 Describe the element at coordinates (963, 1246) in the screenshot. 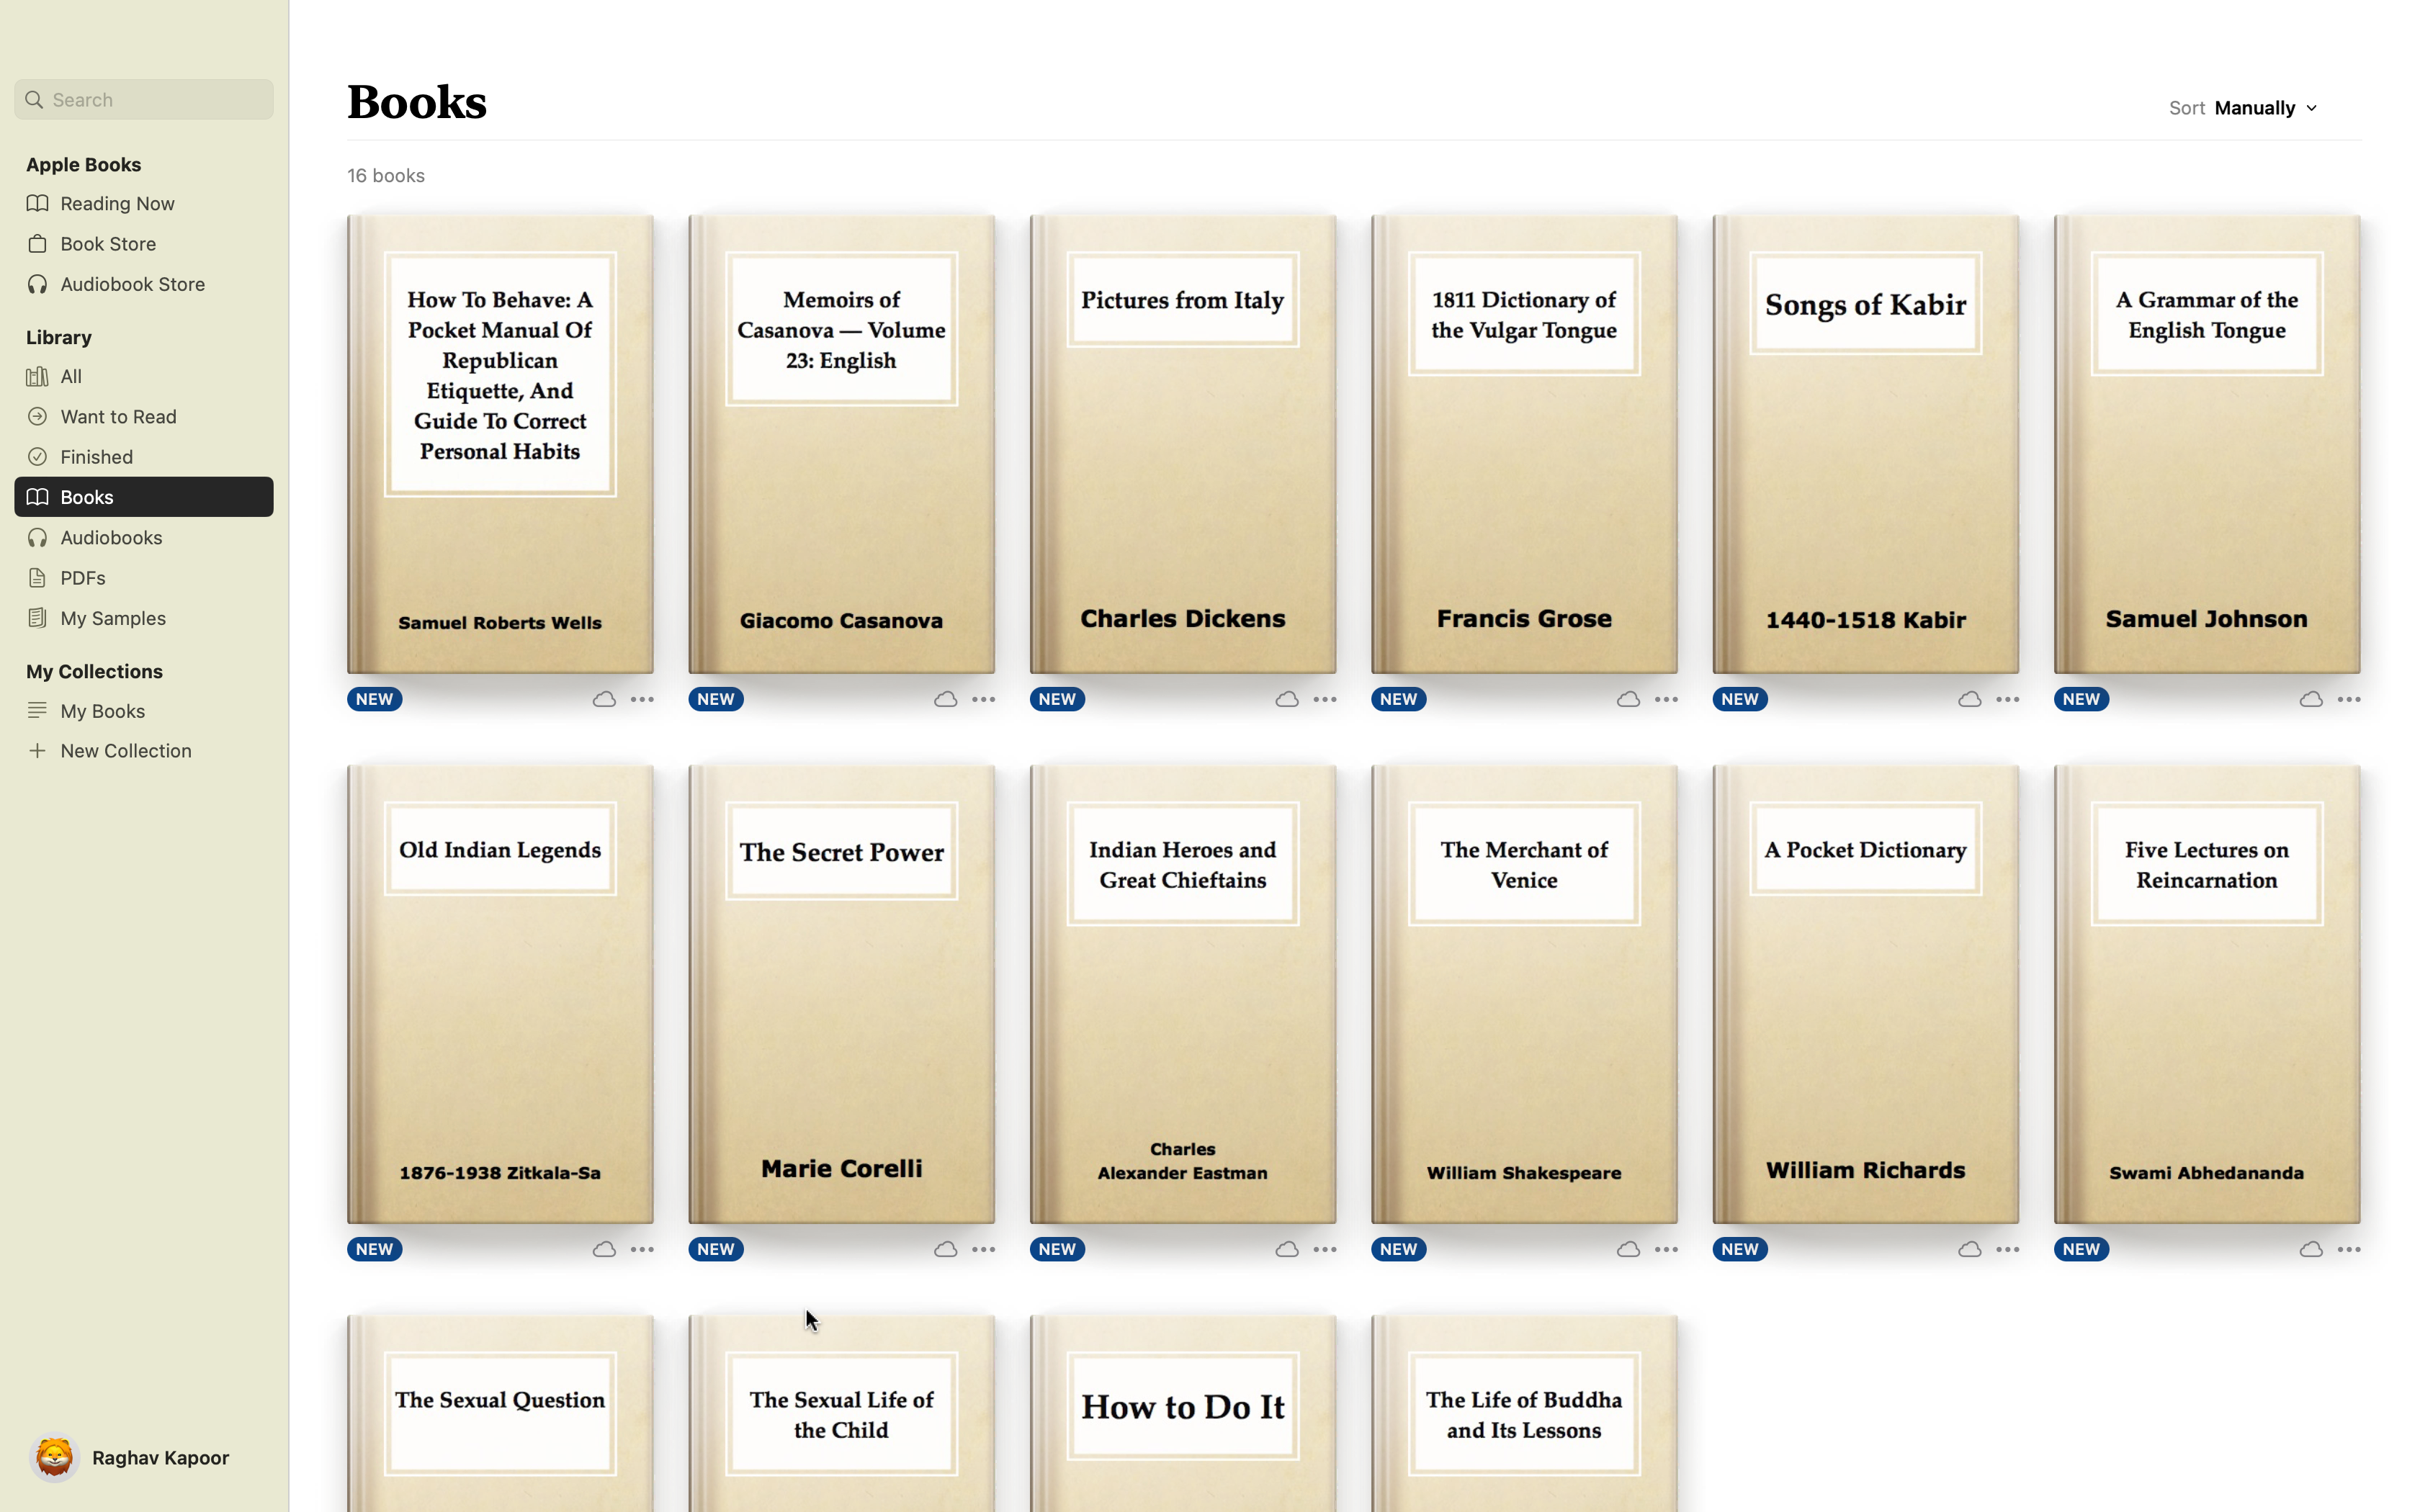

I see `additional data about "The Secret Power" by clicking the ellipsis` at that location.